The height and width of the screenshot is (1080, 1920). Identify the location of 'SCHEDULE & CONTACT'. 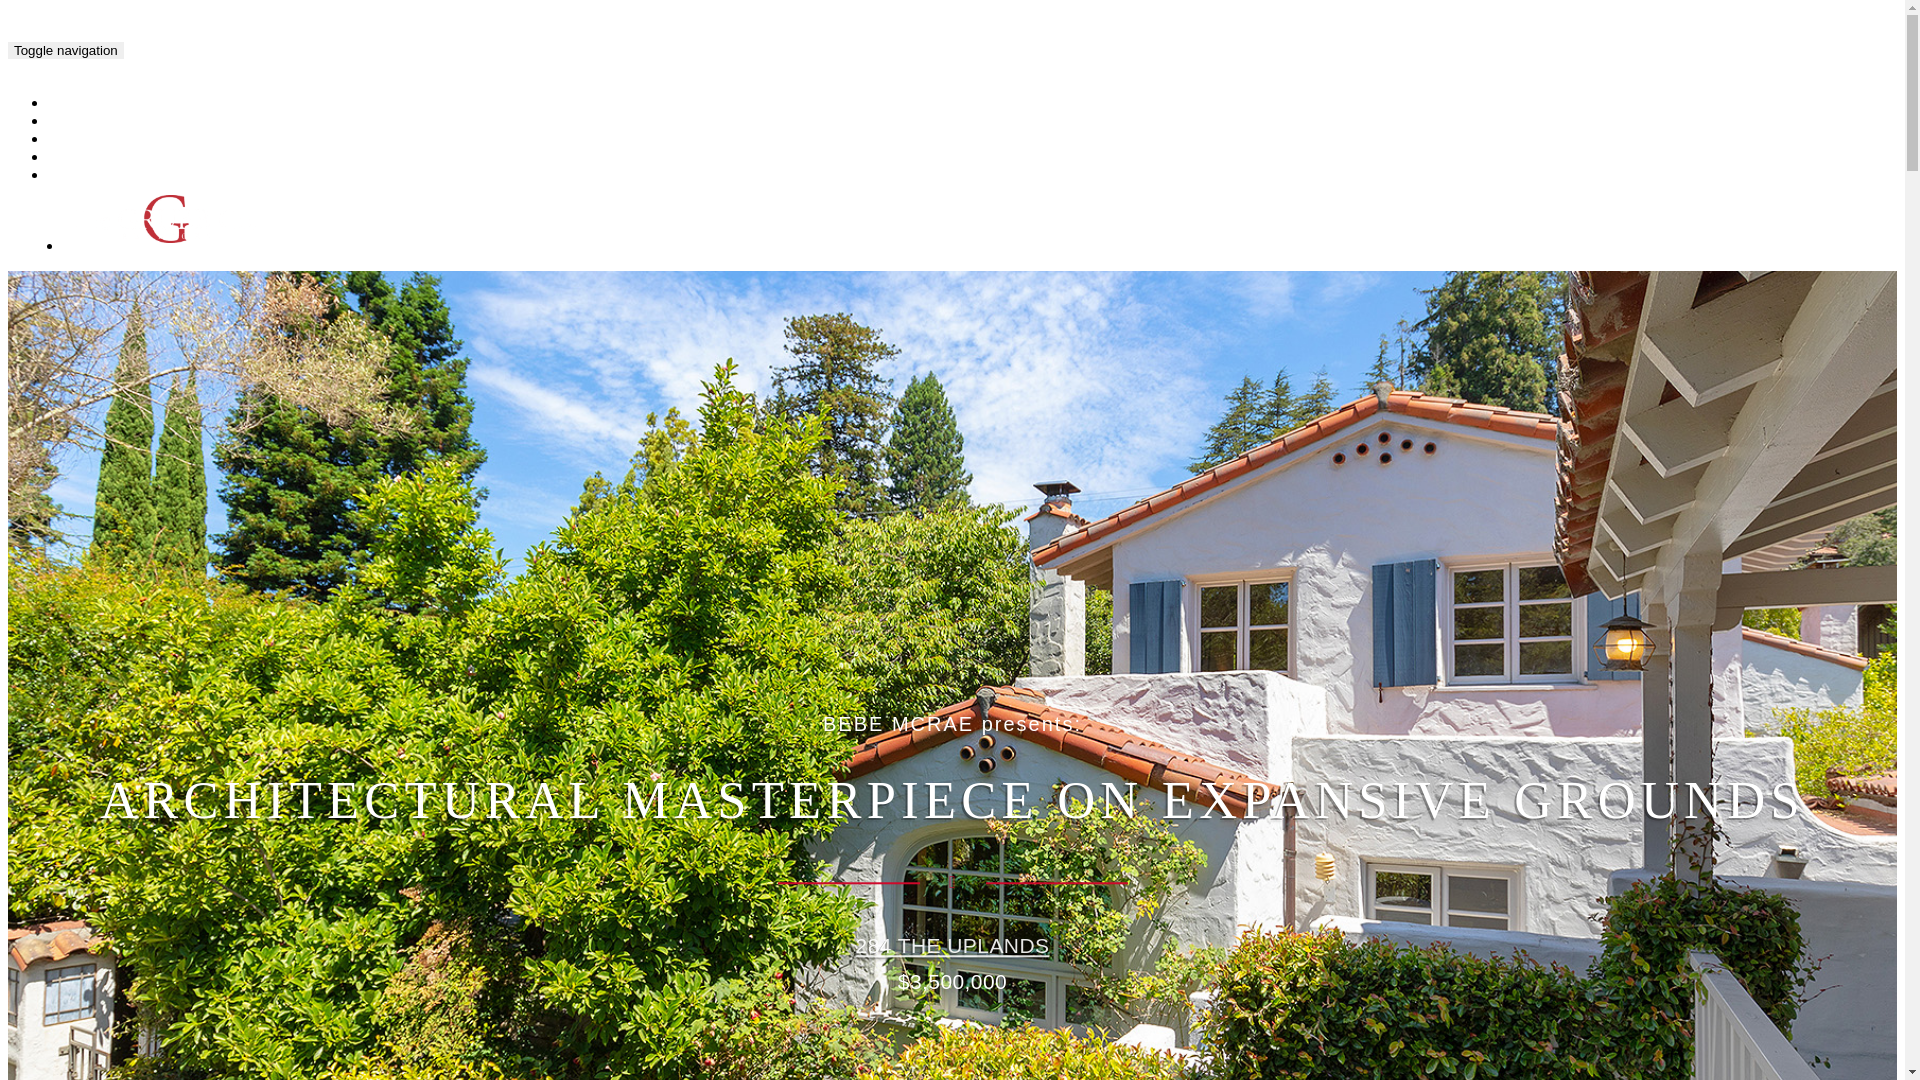
(138, 175).